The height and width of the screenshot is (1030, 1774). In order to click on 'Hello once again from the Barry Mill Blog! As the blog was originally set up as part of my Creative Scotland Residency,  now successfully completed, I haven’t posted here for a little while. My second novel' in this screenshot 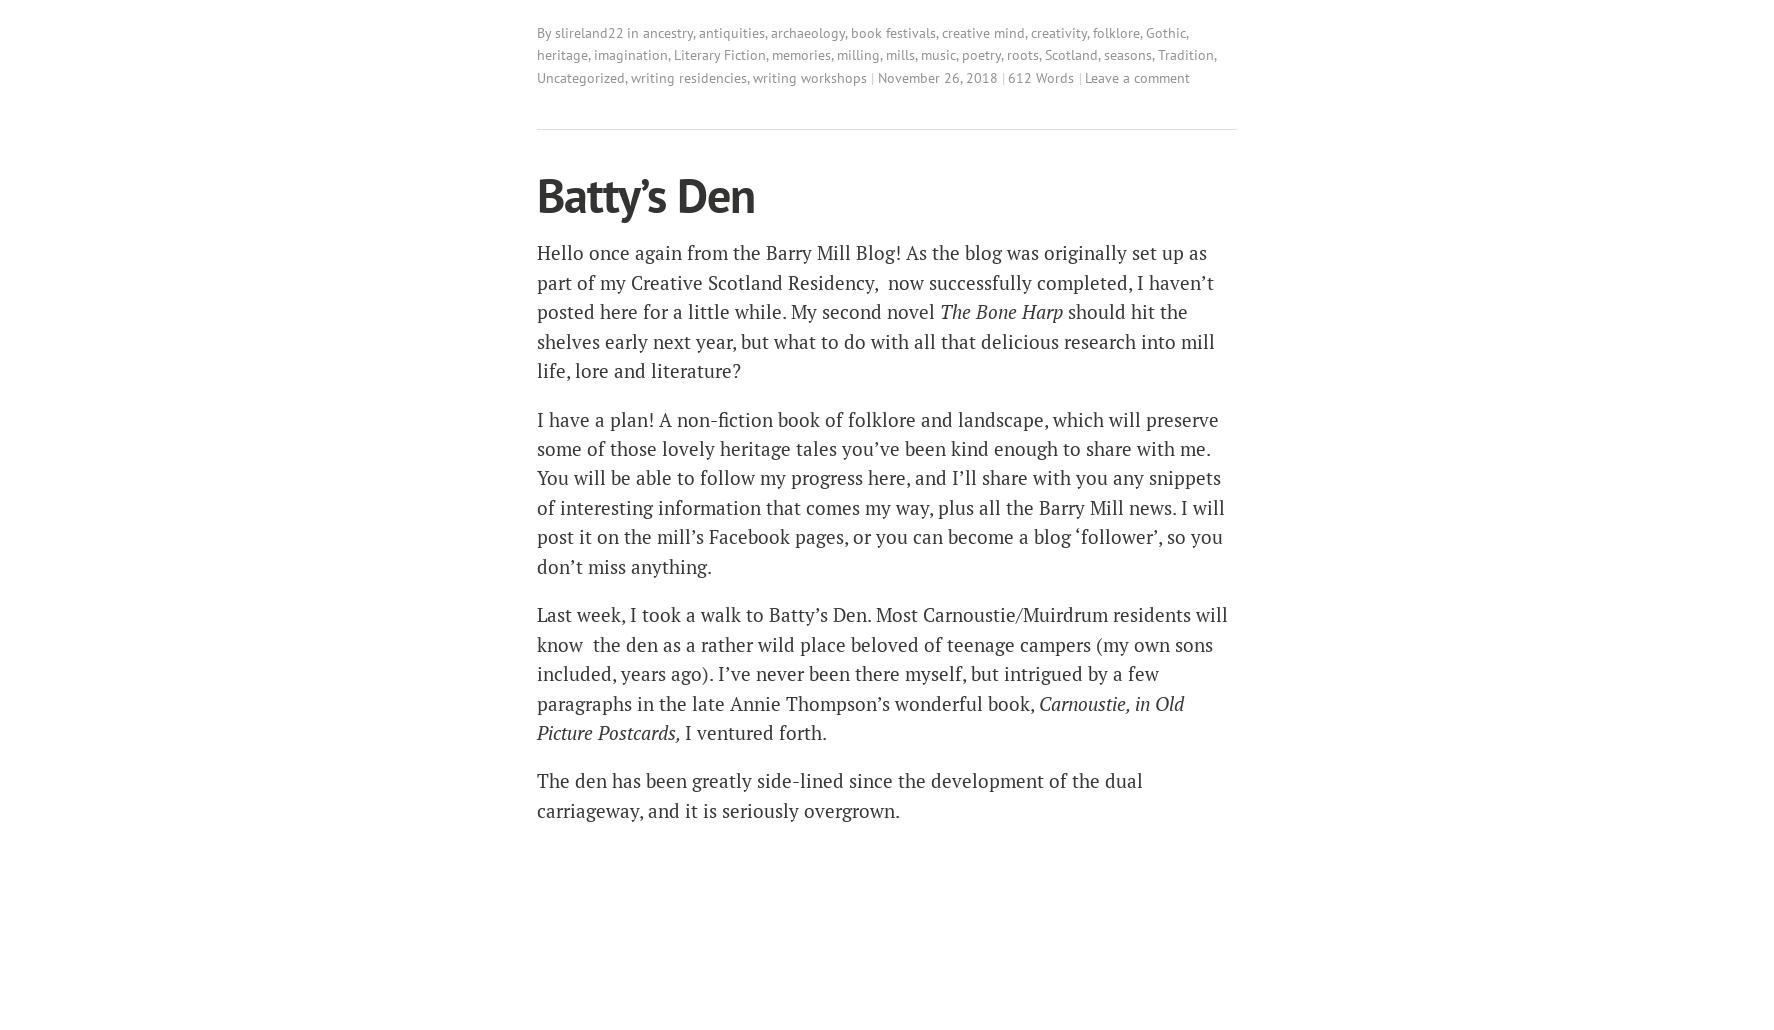, I will do `click(875, 281)`.